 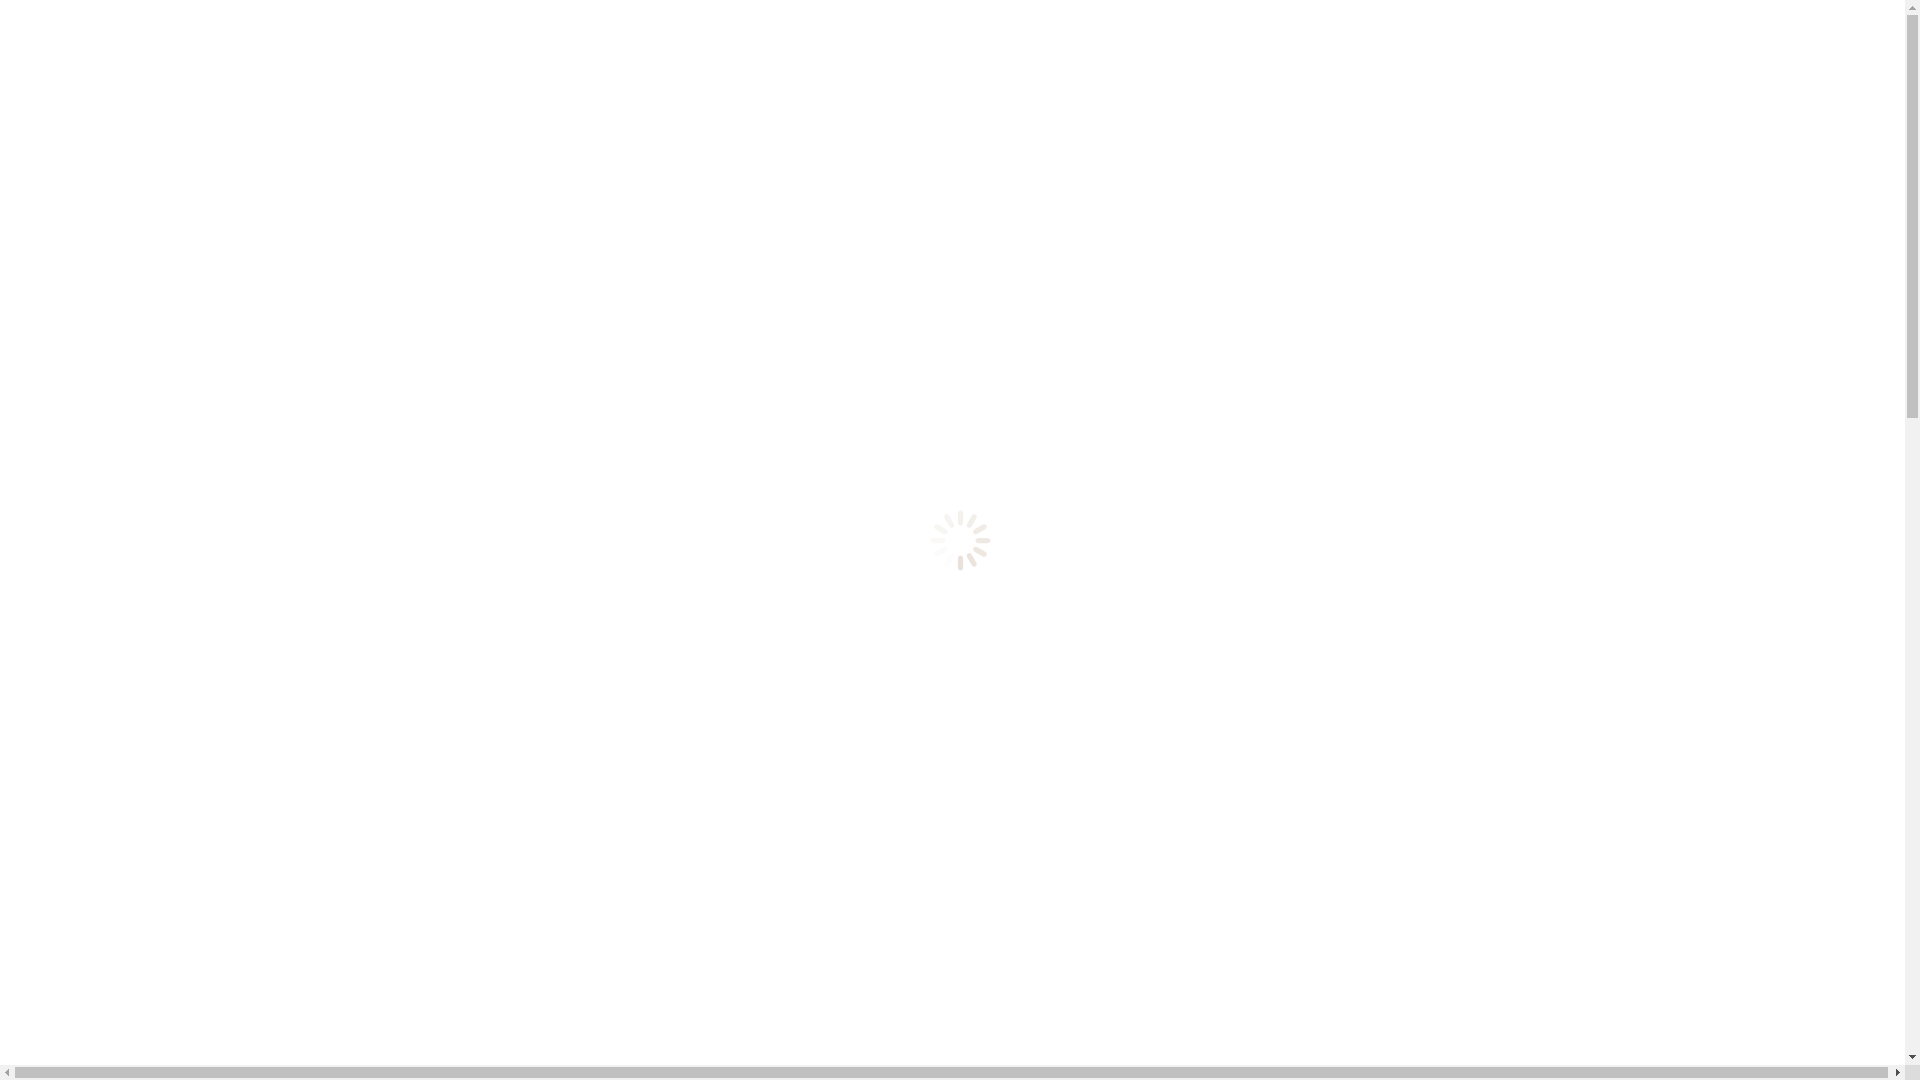 I want to click on 'Skip to content', so click(x=7, y=7).